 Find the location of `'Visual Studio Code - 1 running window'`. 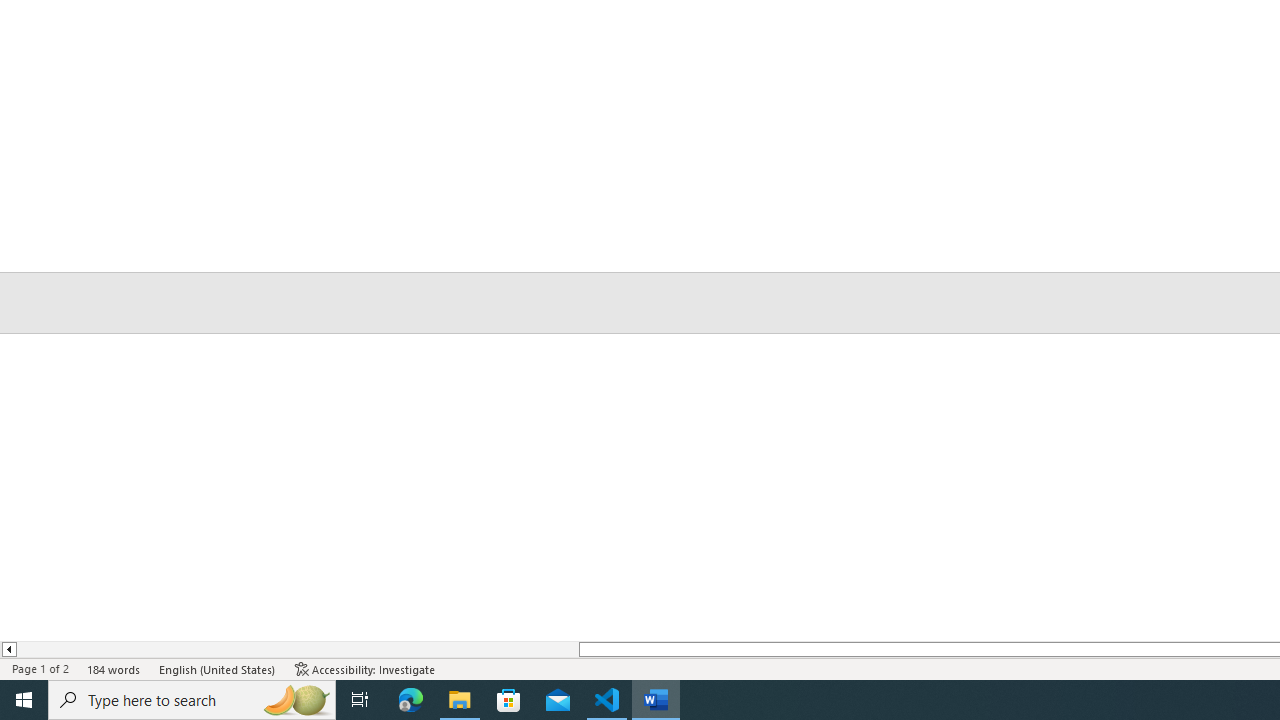

'Visual Studio Code - 1 running window' is located at coordinates (606, 698).